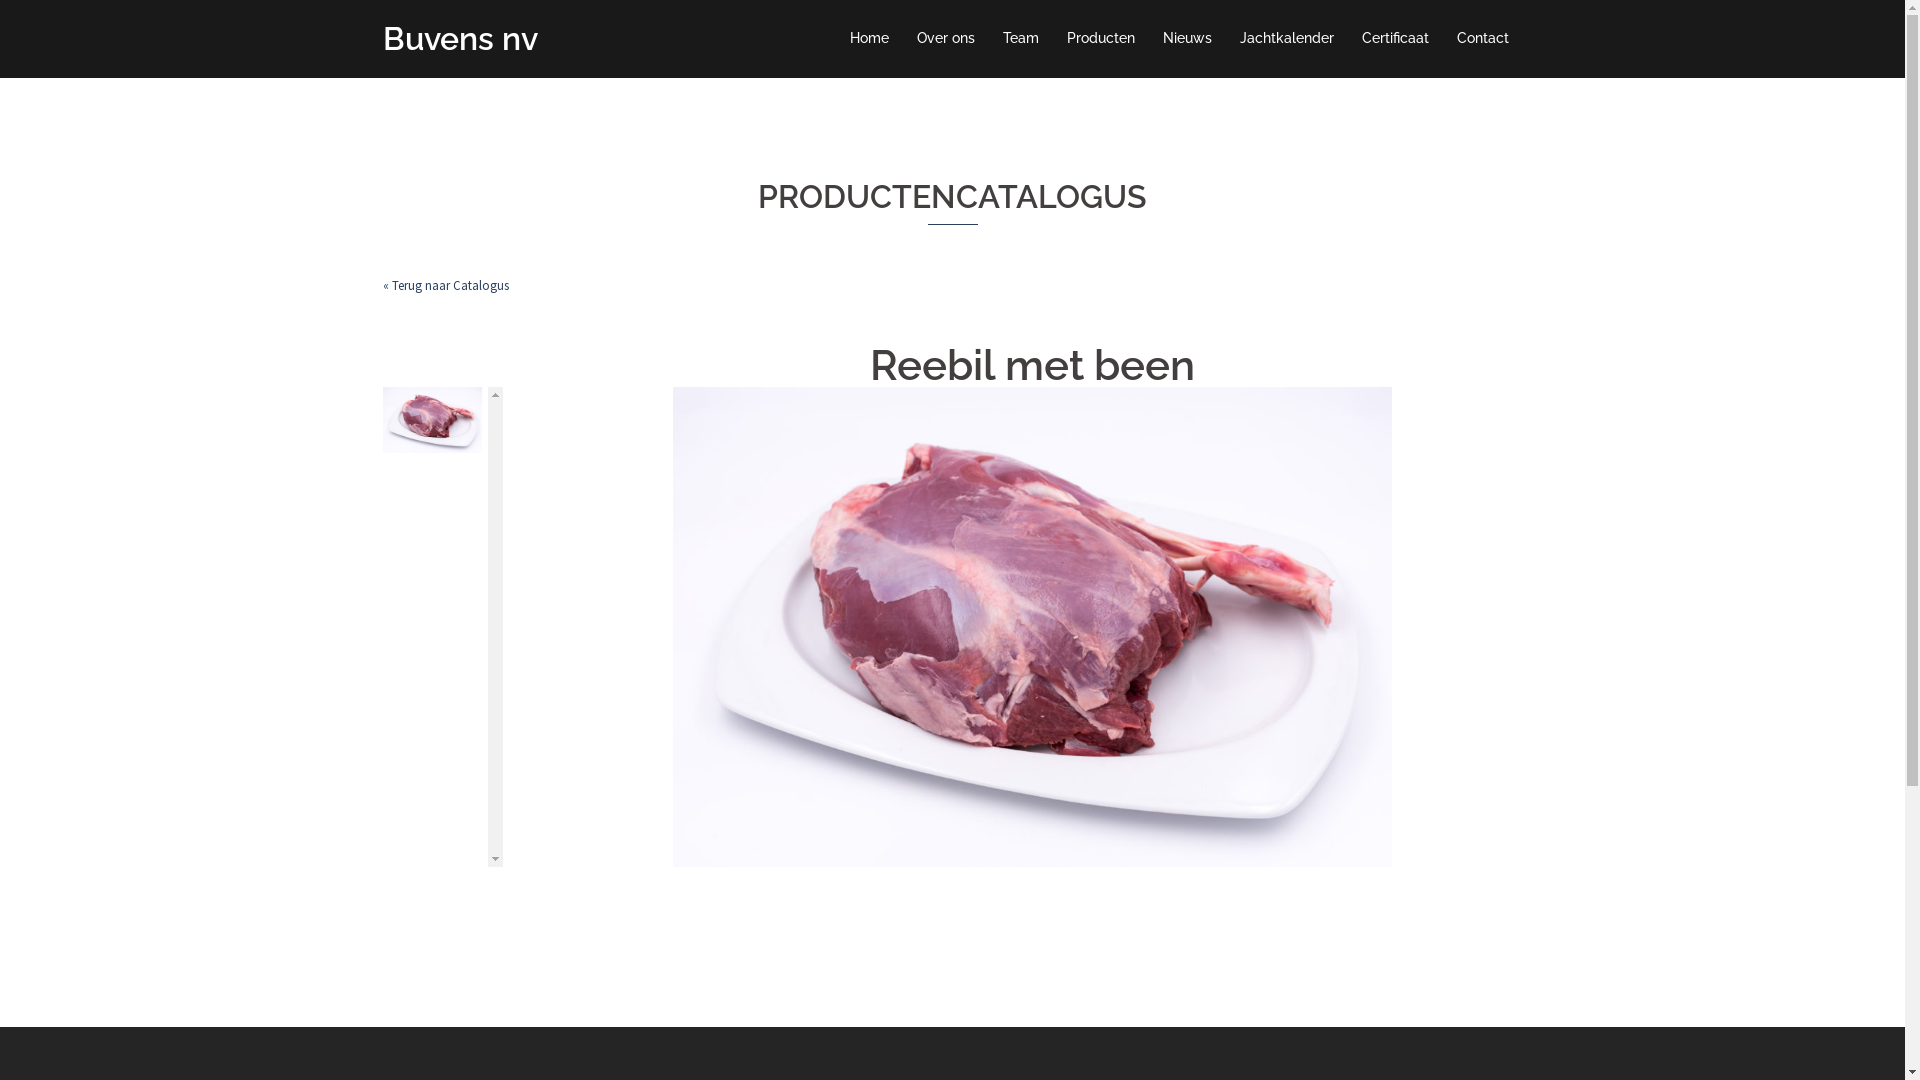  Describe the element at coordinates (1394, 38) in the screenshot. I see `'Certificaat'` at that location.